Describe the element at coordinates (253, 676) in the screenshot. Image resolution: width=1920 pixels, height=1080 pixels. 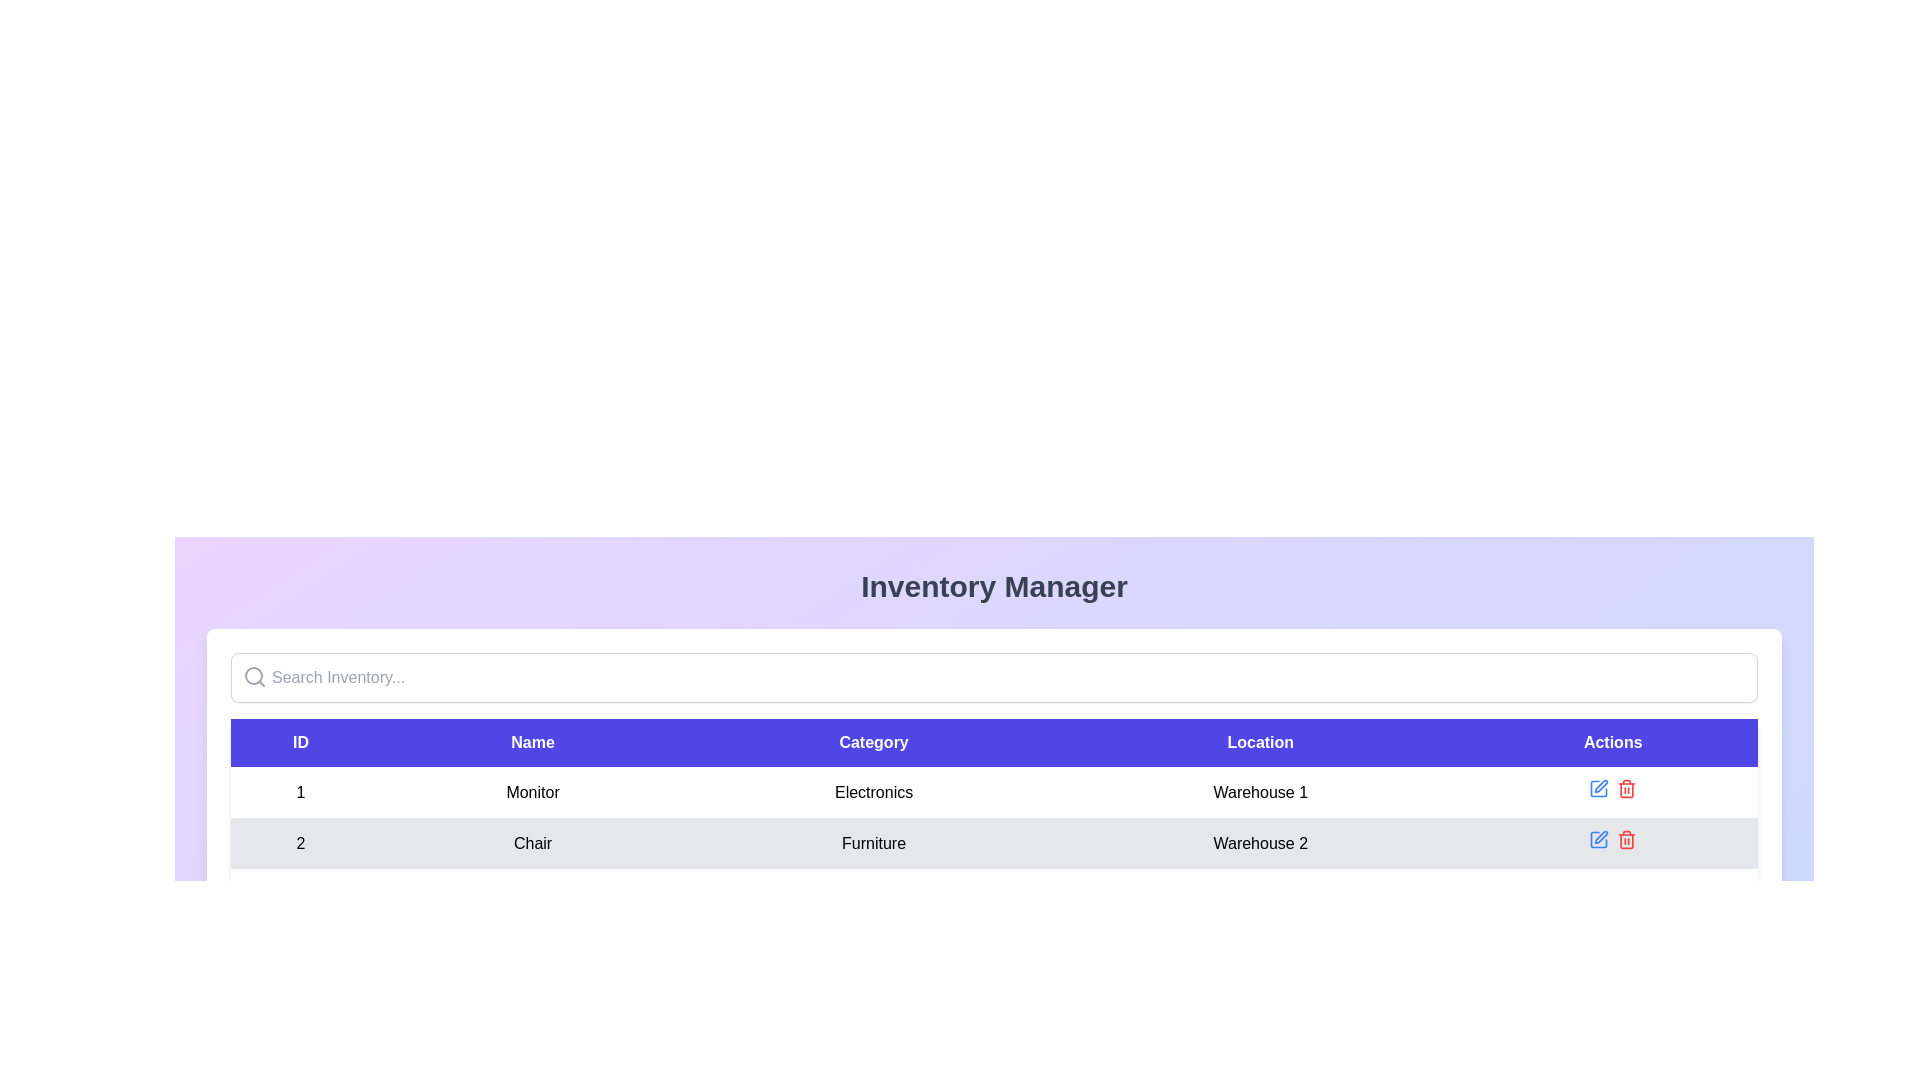
I see `the gray SVG search magnifying glass icon located on the left side of the input field labeled 'Search Inventory...'` at that location.